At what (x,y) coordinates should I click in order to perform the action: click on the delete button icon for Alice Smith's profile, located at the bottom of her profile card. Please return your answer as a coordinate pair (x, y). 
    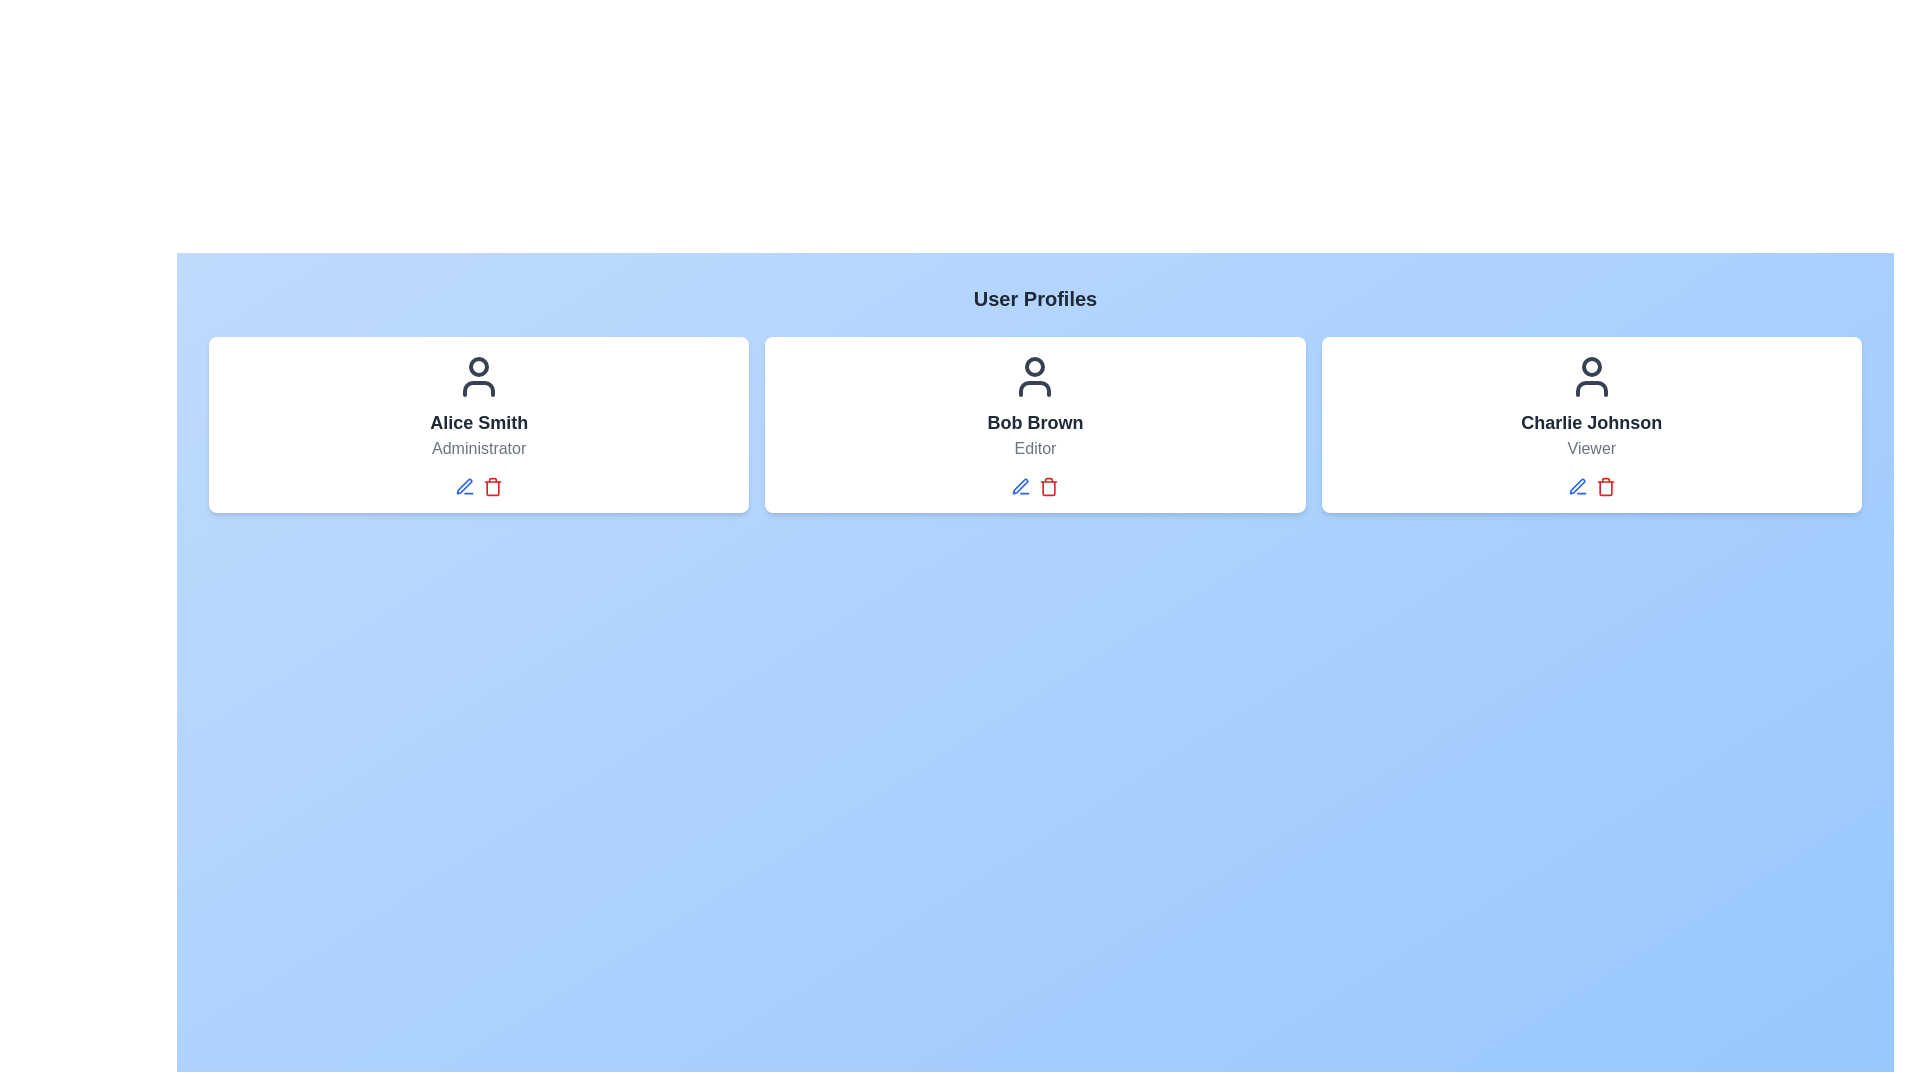
    Looking at the image, I should click on (493, 486).